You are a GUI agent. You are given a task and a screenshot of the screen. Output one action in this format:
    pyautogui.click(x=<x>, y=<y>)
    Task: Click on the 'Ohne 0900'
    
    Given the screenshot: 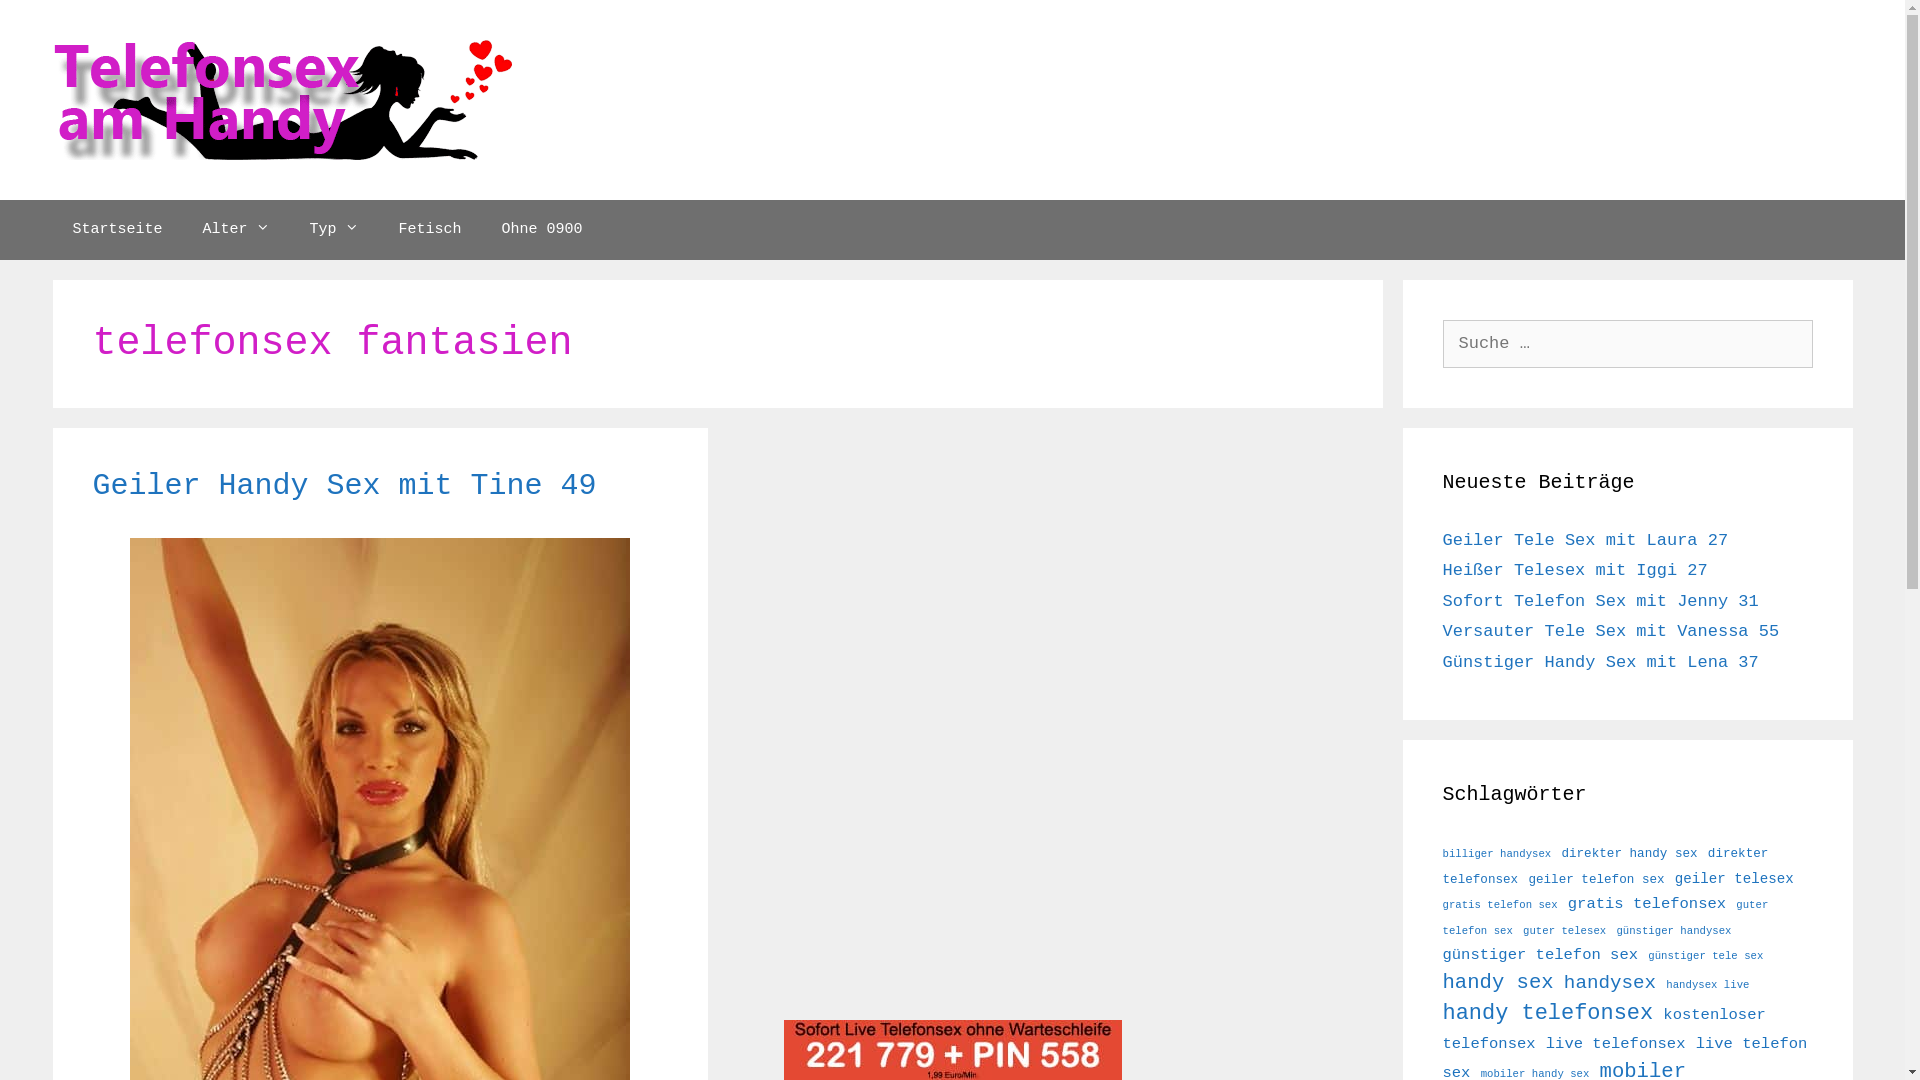 What is the action you would take?
    pyautogui.click(x=542, y=229)
    